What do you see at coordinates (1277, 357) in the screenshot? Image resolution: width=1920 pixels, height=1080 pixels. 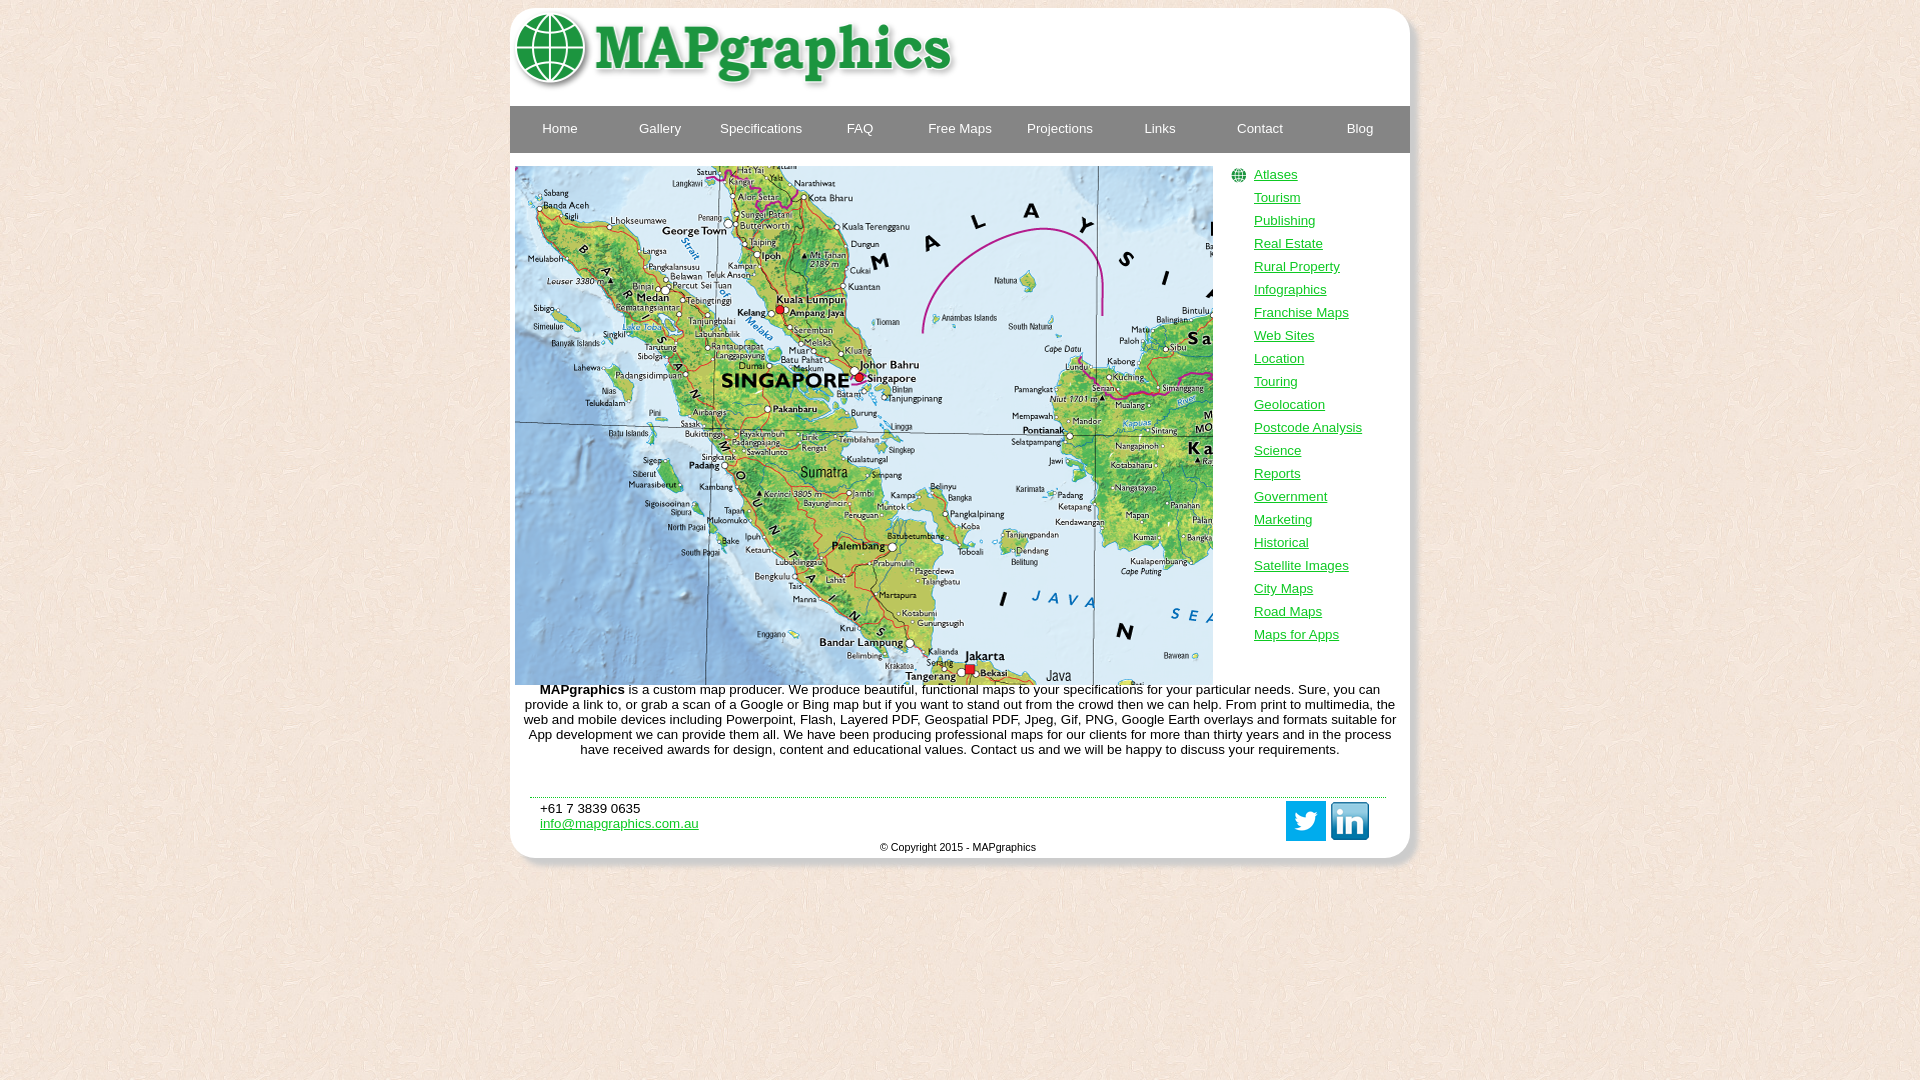 I see `'Location'` at bounding box center [1277, 357].